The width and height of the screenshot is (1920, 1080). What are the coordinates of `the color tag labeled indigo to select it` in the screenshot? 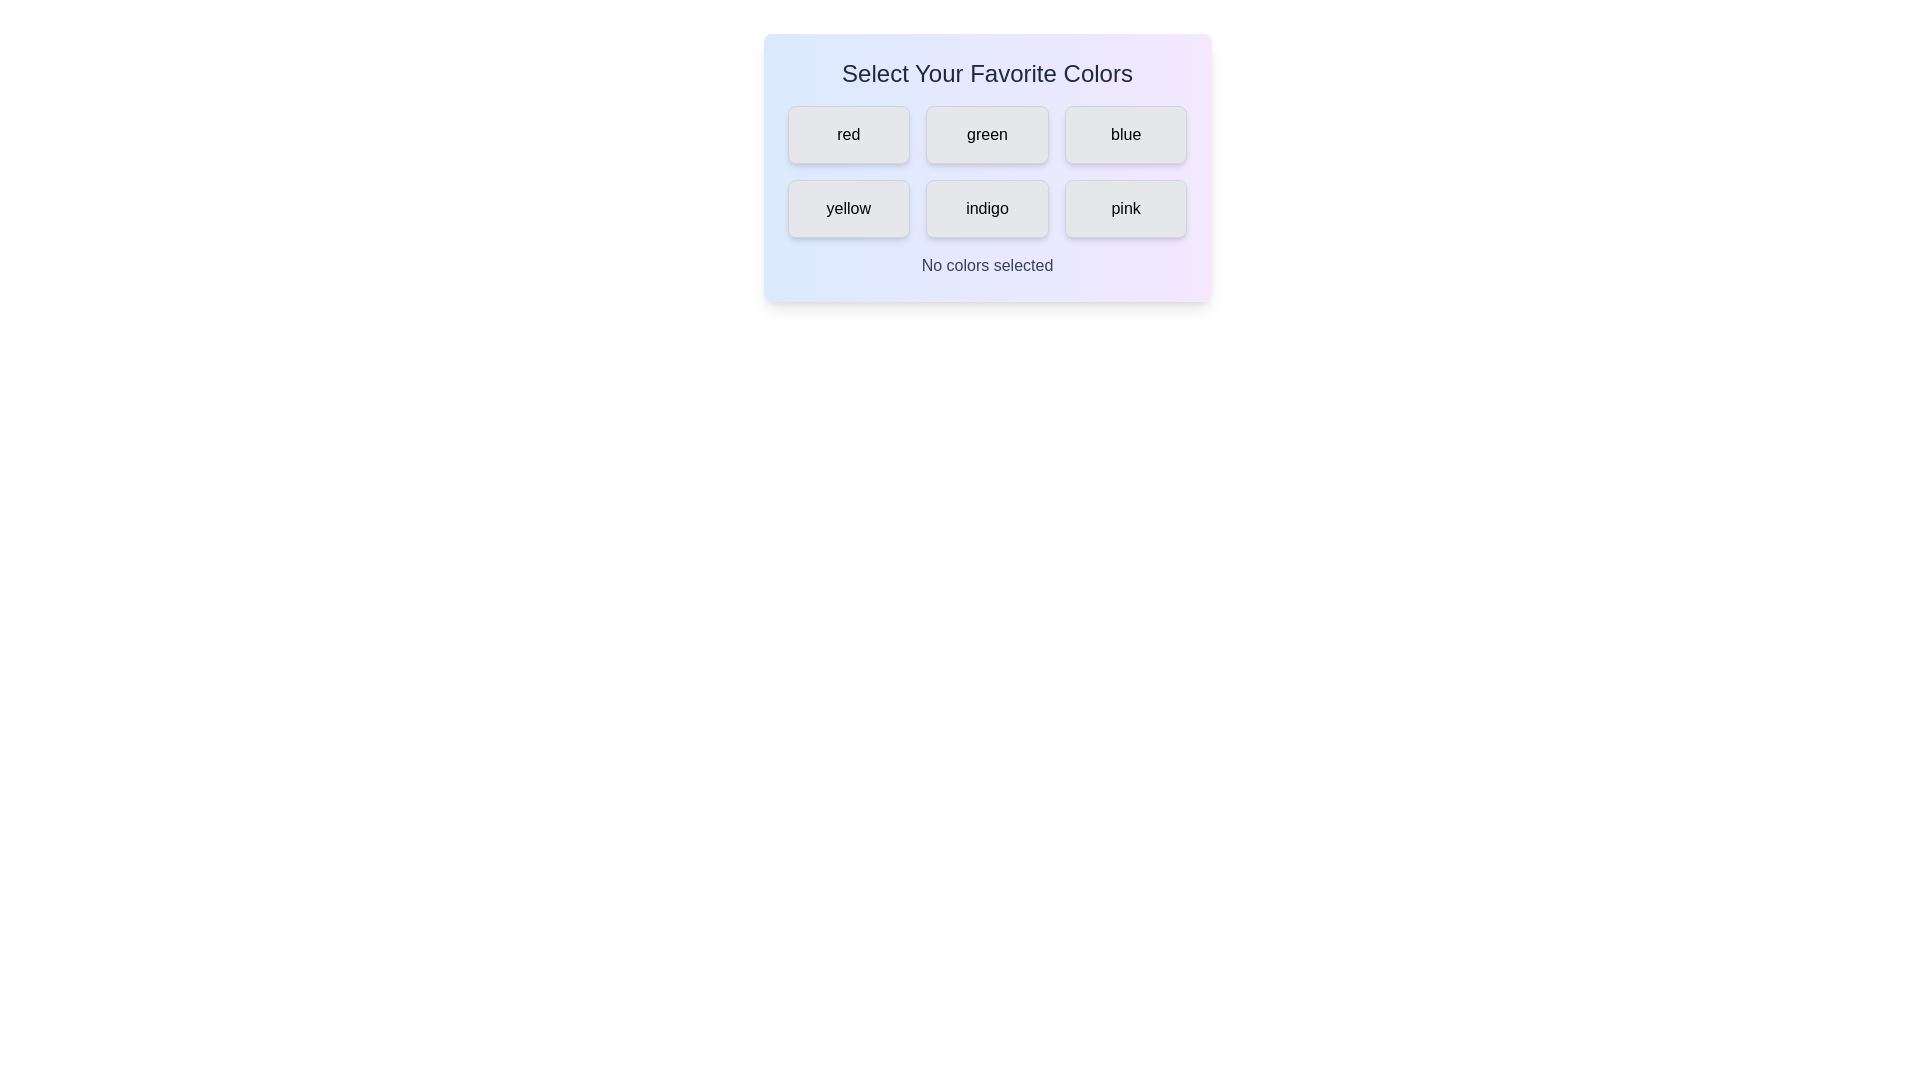 It's located at (987, 208).